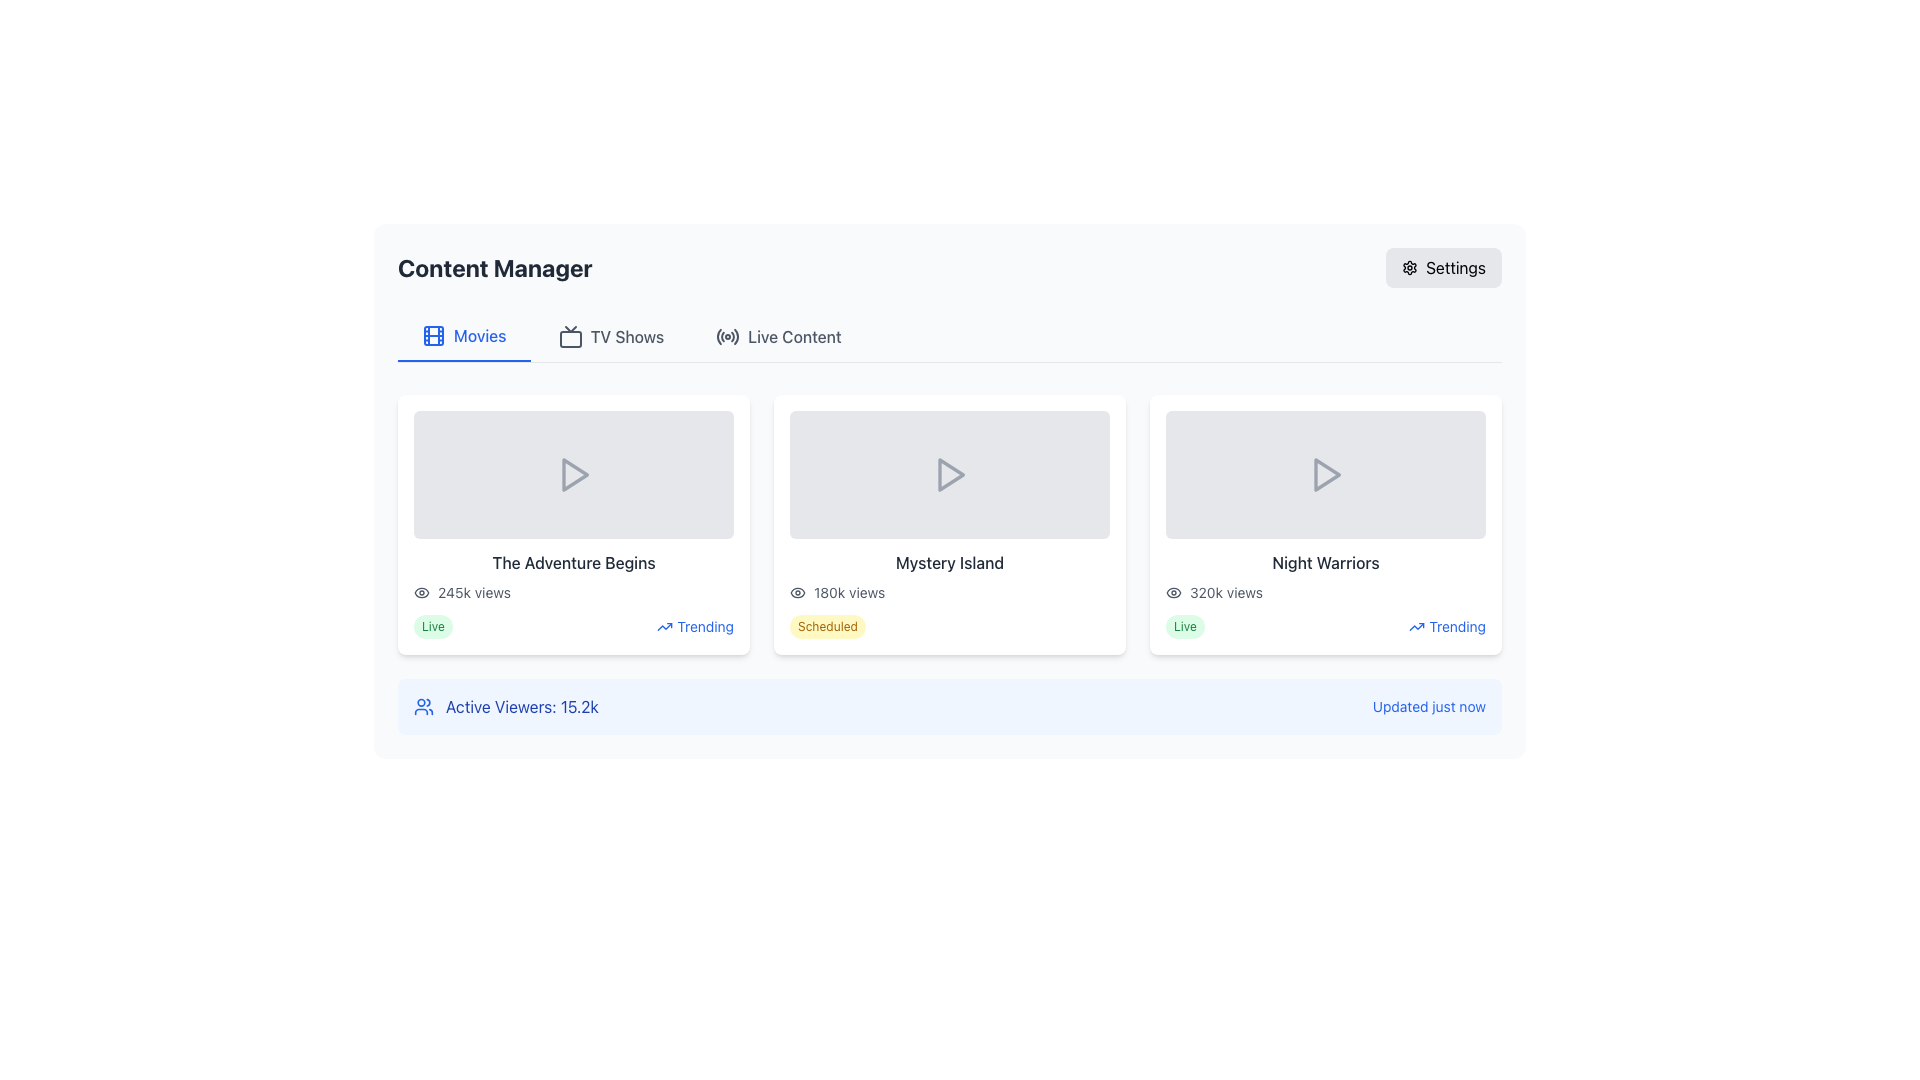 The width and height of the screenshot is (1920, 1080). I want to click on the left-most card in the horizontal grid layout under the 'Movies' tab, so click(573, 523).